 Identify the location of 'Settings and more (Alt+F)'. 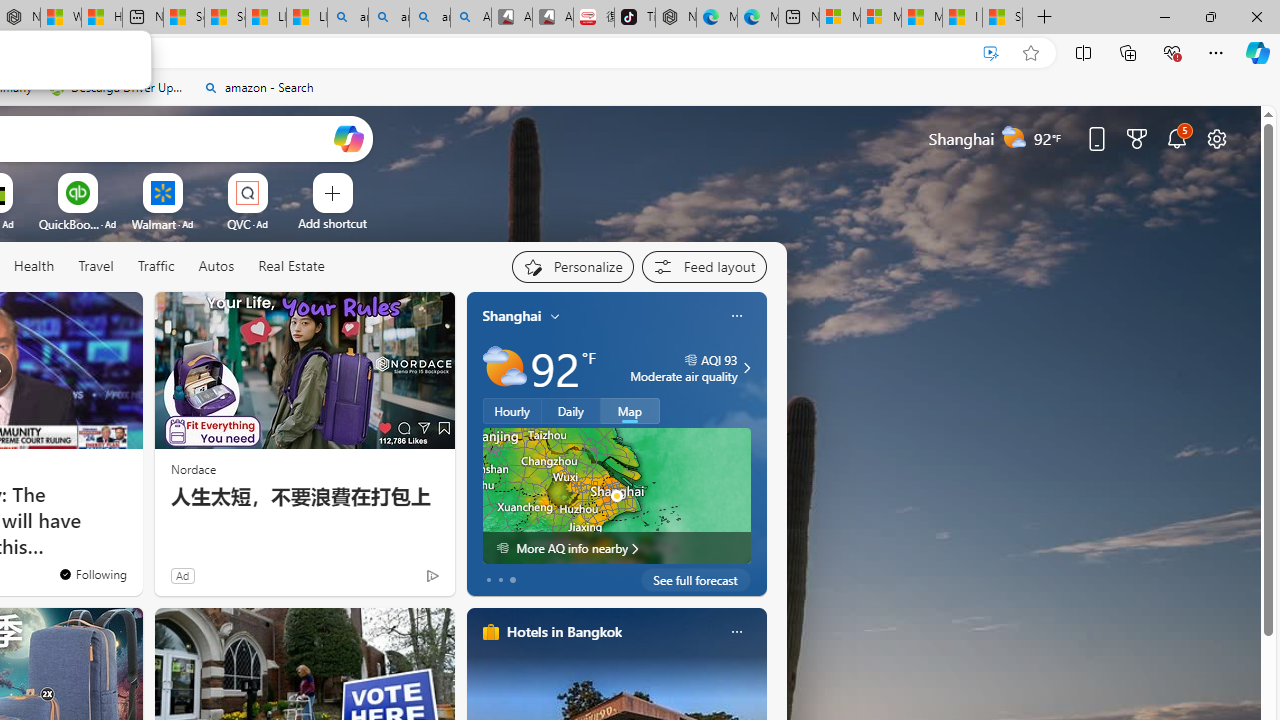
(1215, 51).